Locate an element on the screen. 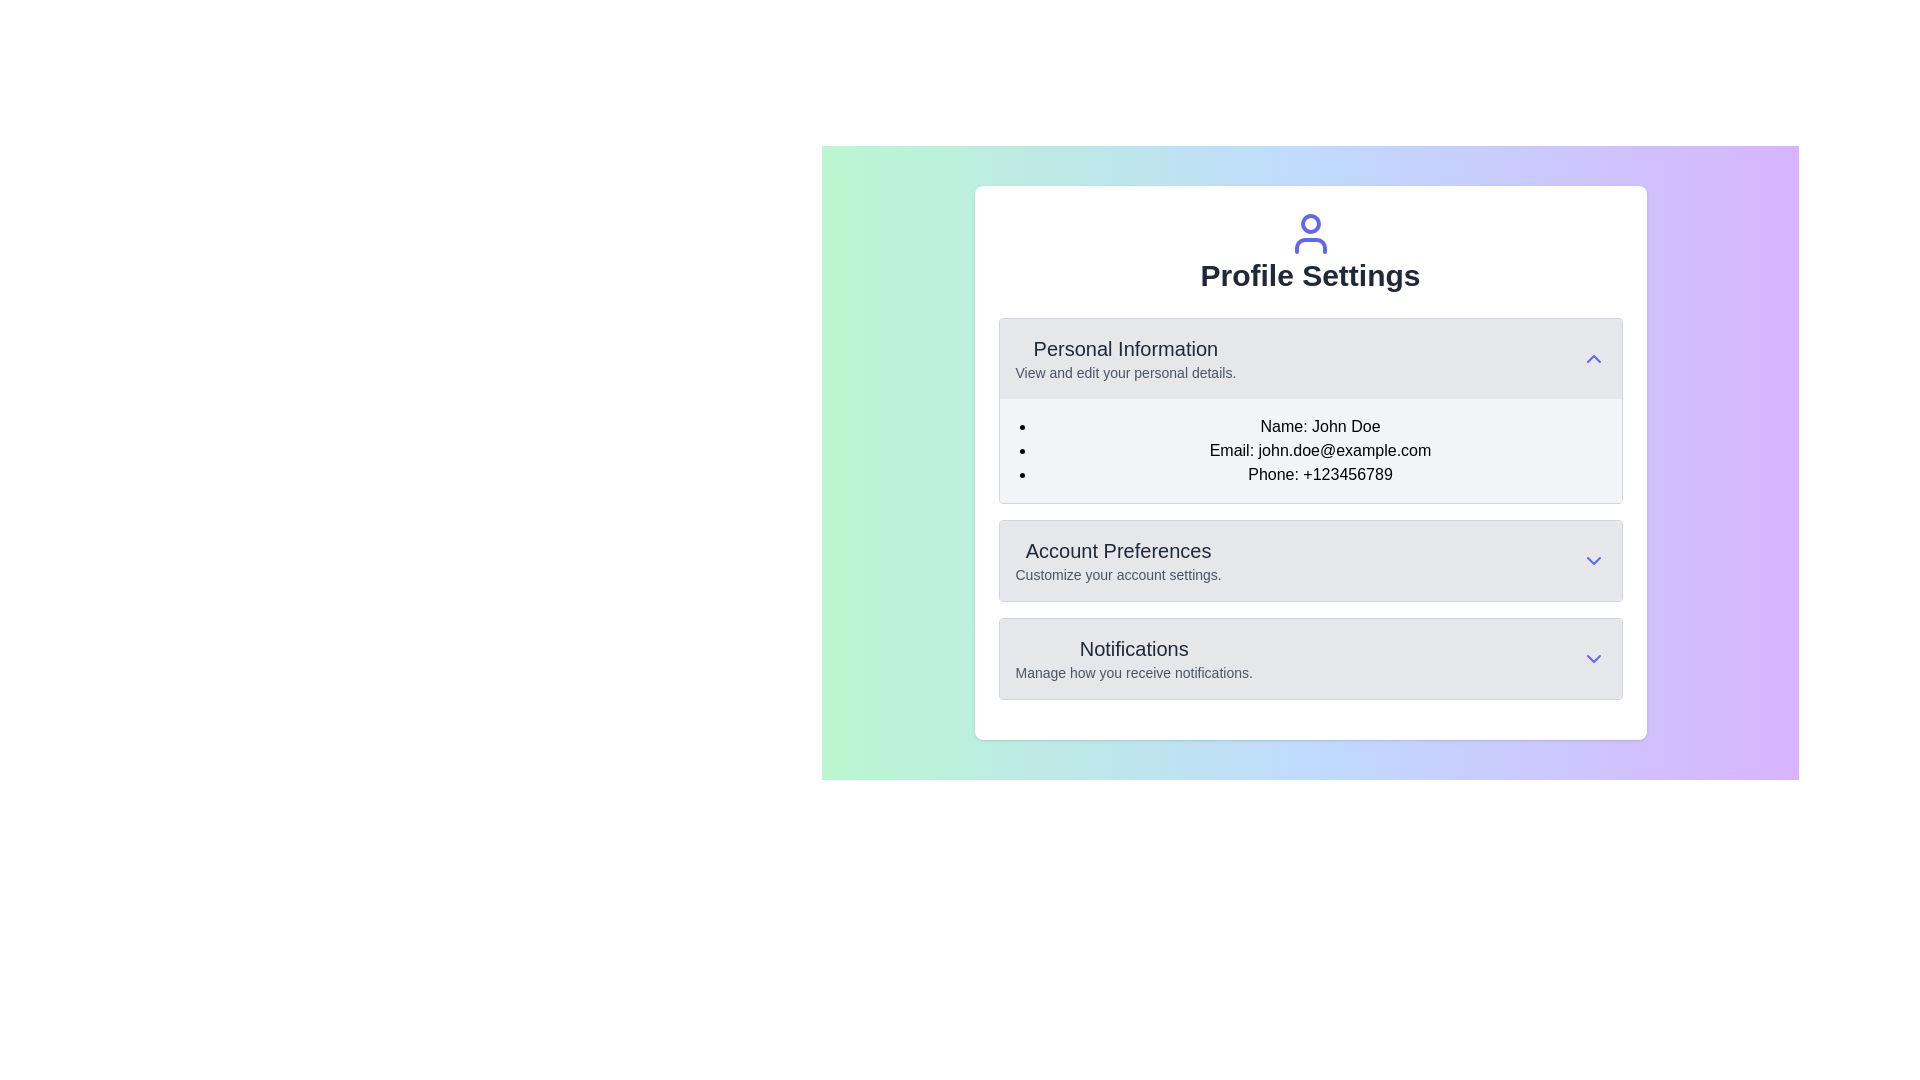  the 'Account Preferences' text component, which includes a bold header and a subtext for customizing account settings, located in the Profile Settings panel is located at coordinates (1117, 560).